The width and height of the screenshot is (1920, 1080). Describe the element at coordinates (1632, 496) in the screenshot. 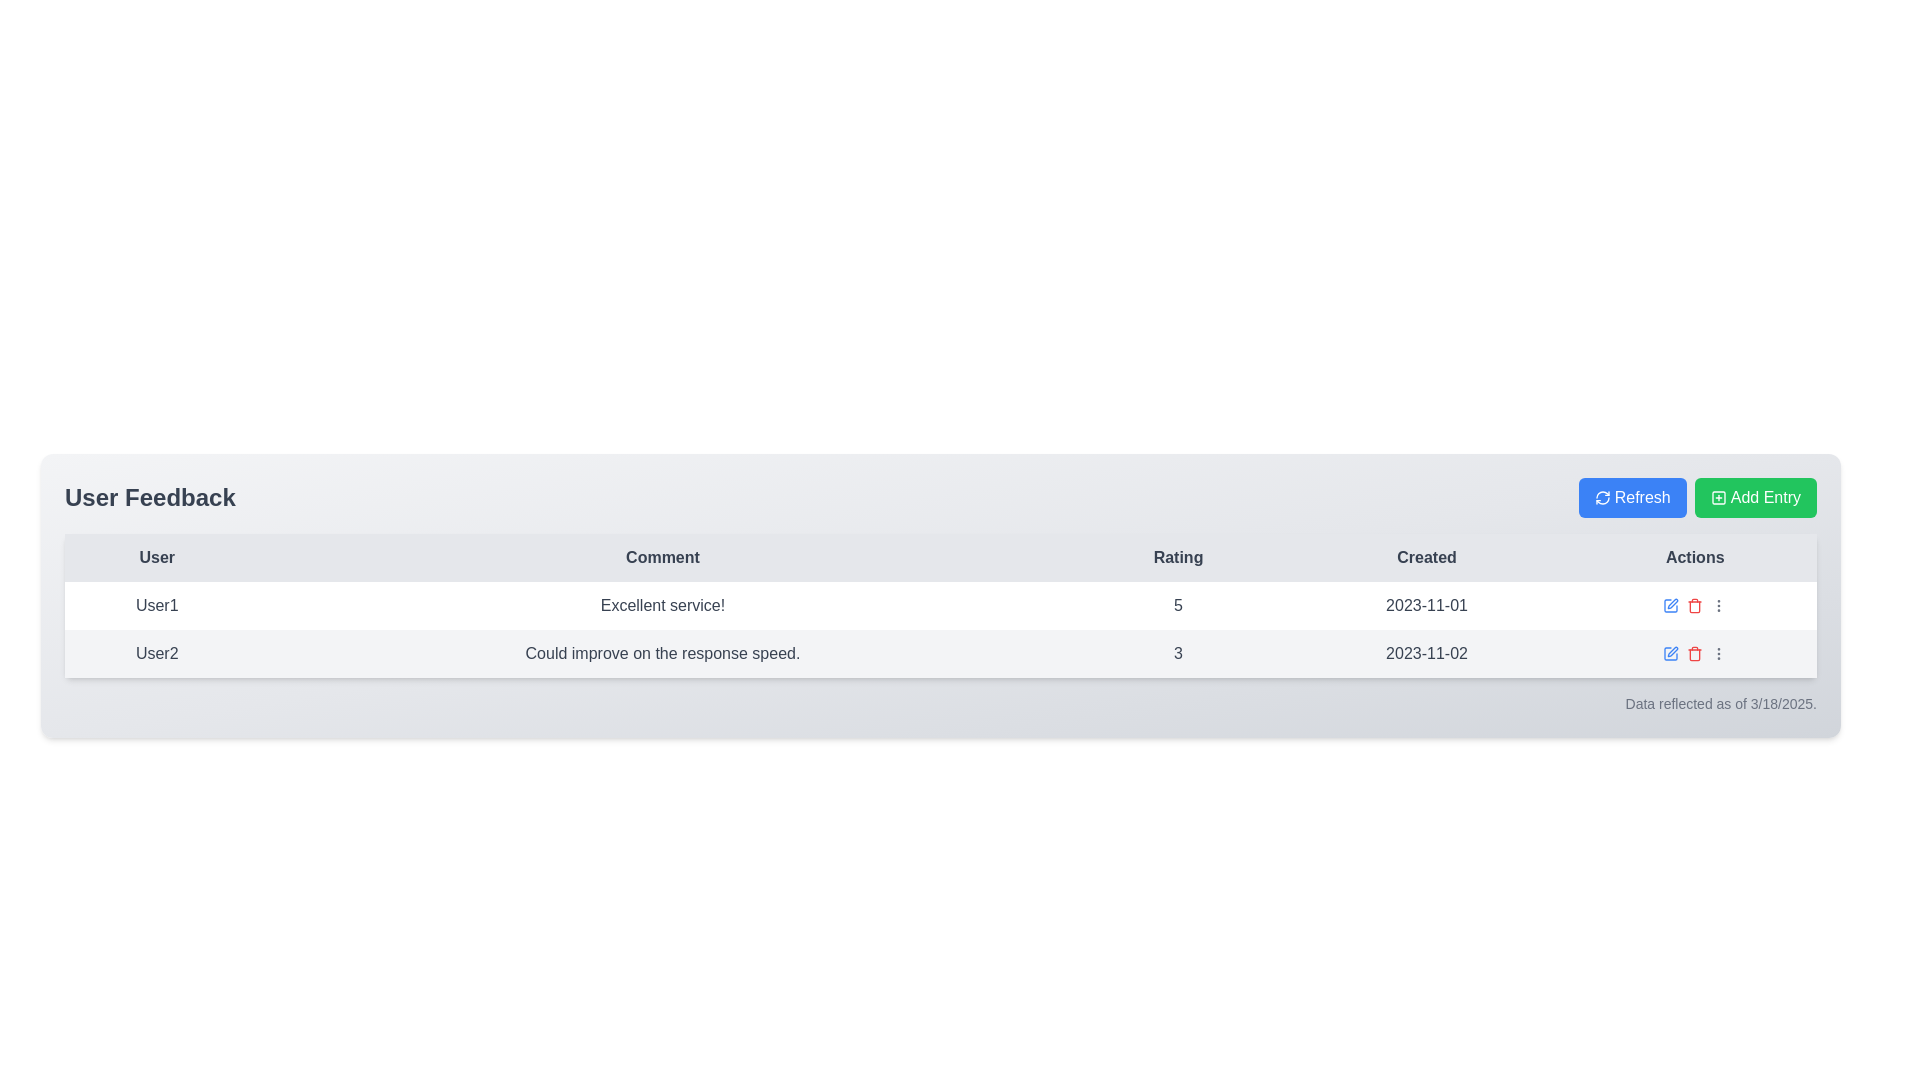

I see `the refresh button located at the top-right corner of the panel to observe the hover state change` at that location.